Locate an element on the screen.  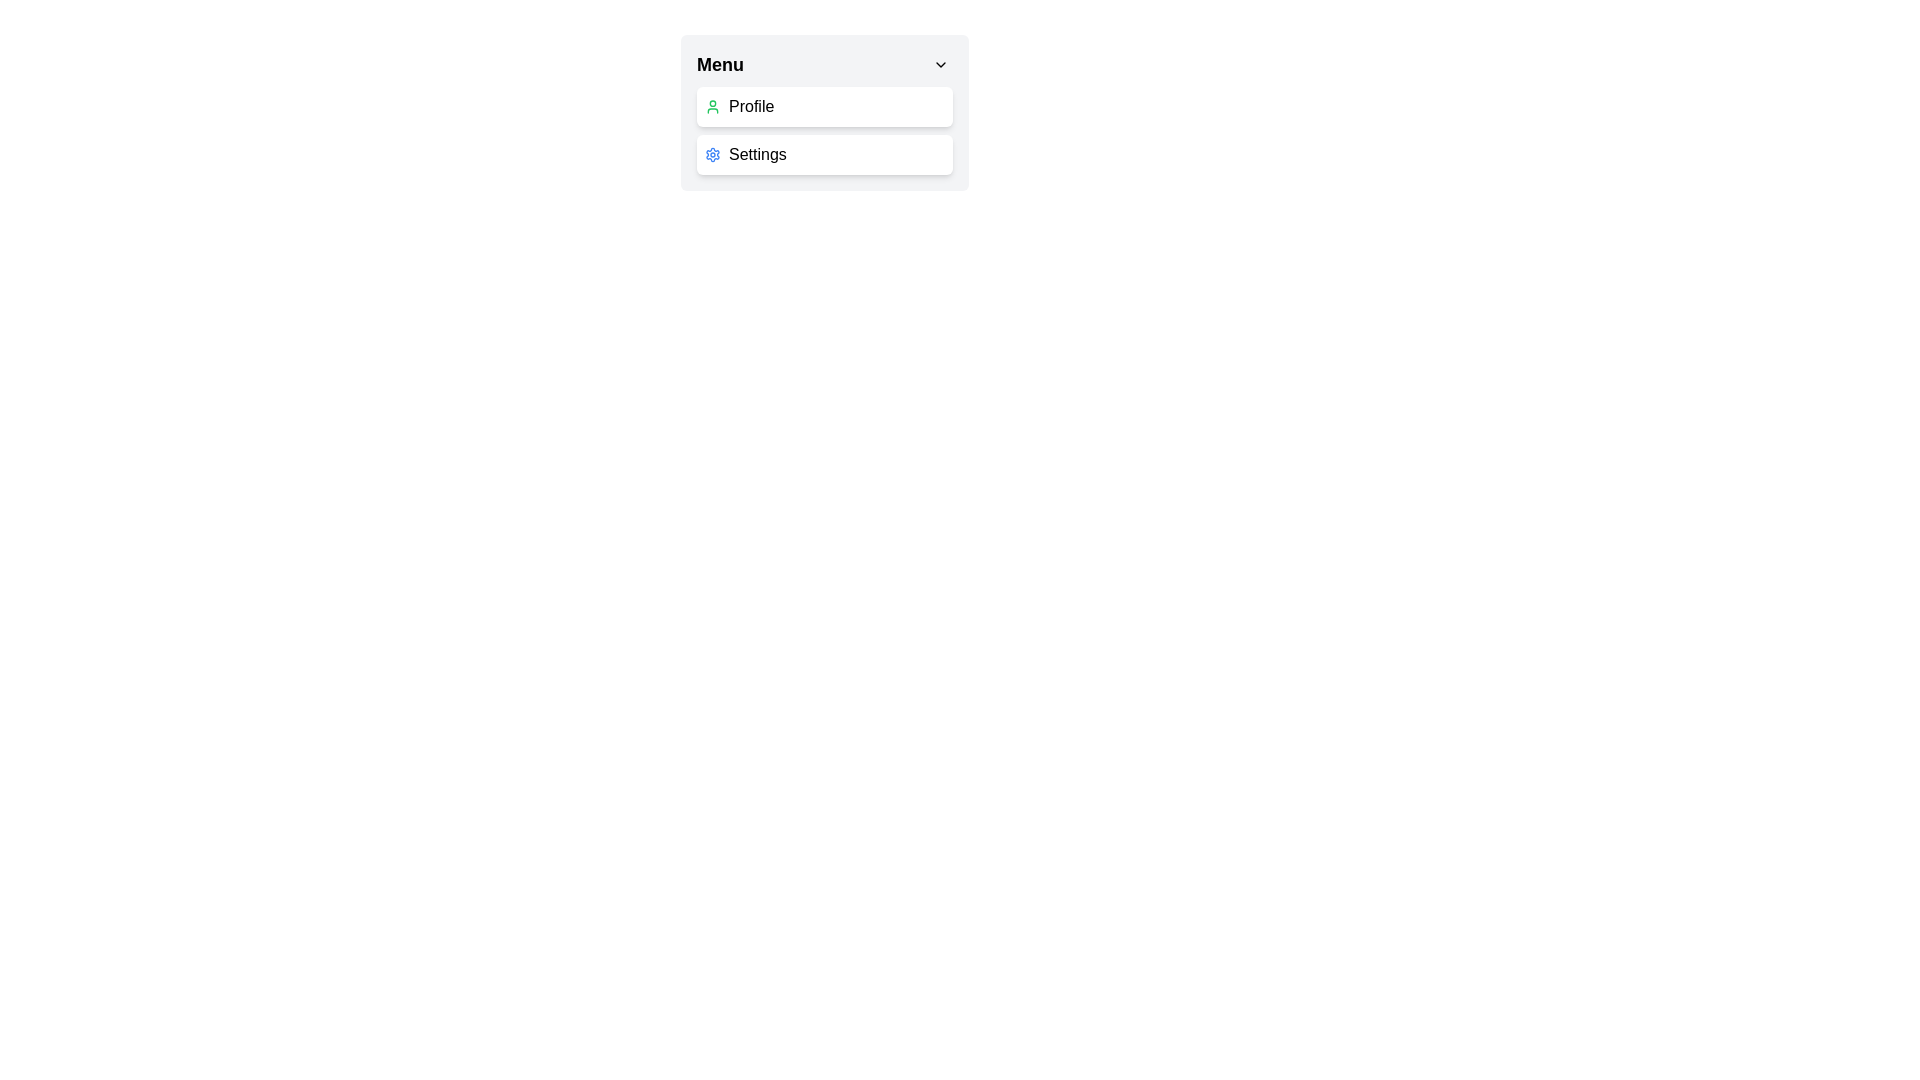
the Text Label indicating a settings-related option located in the lower section of the menu dropdown, to the right of a gear-shaped icon is located at coordinates (756, 153).